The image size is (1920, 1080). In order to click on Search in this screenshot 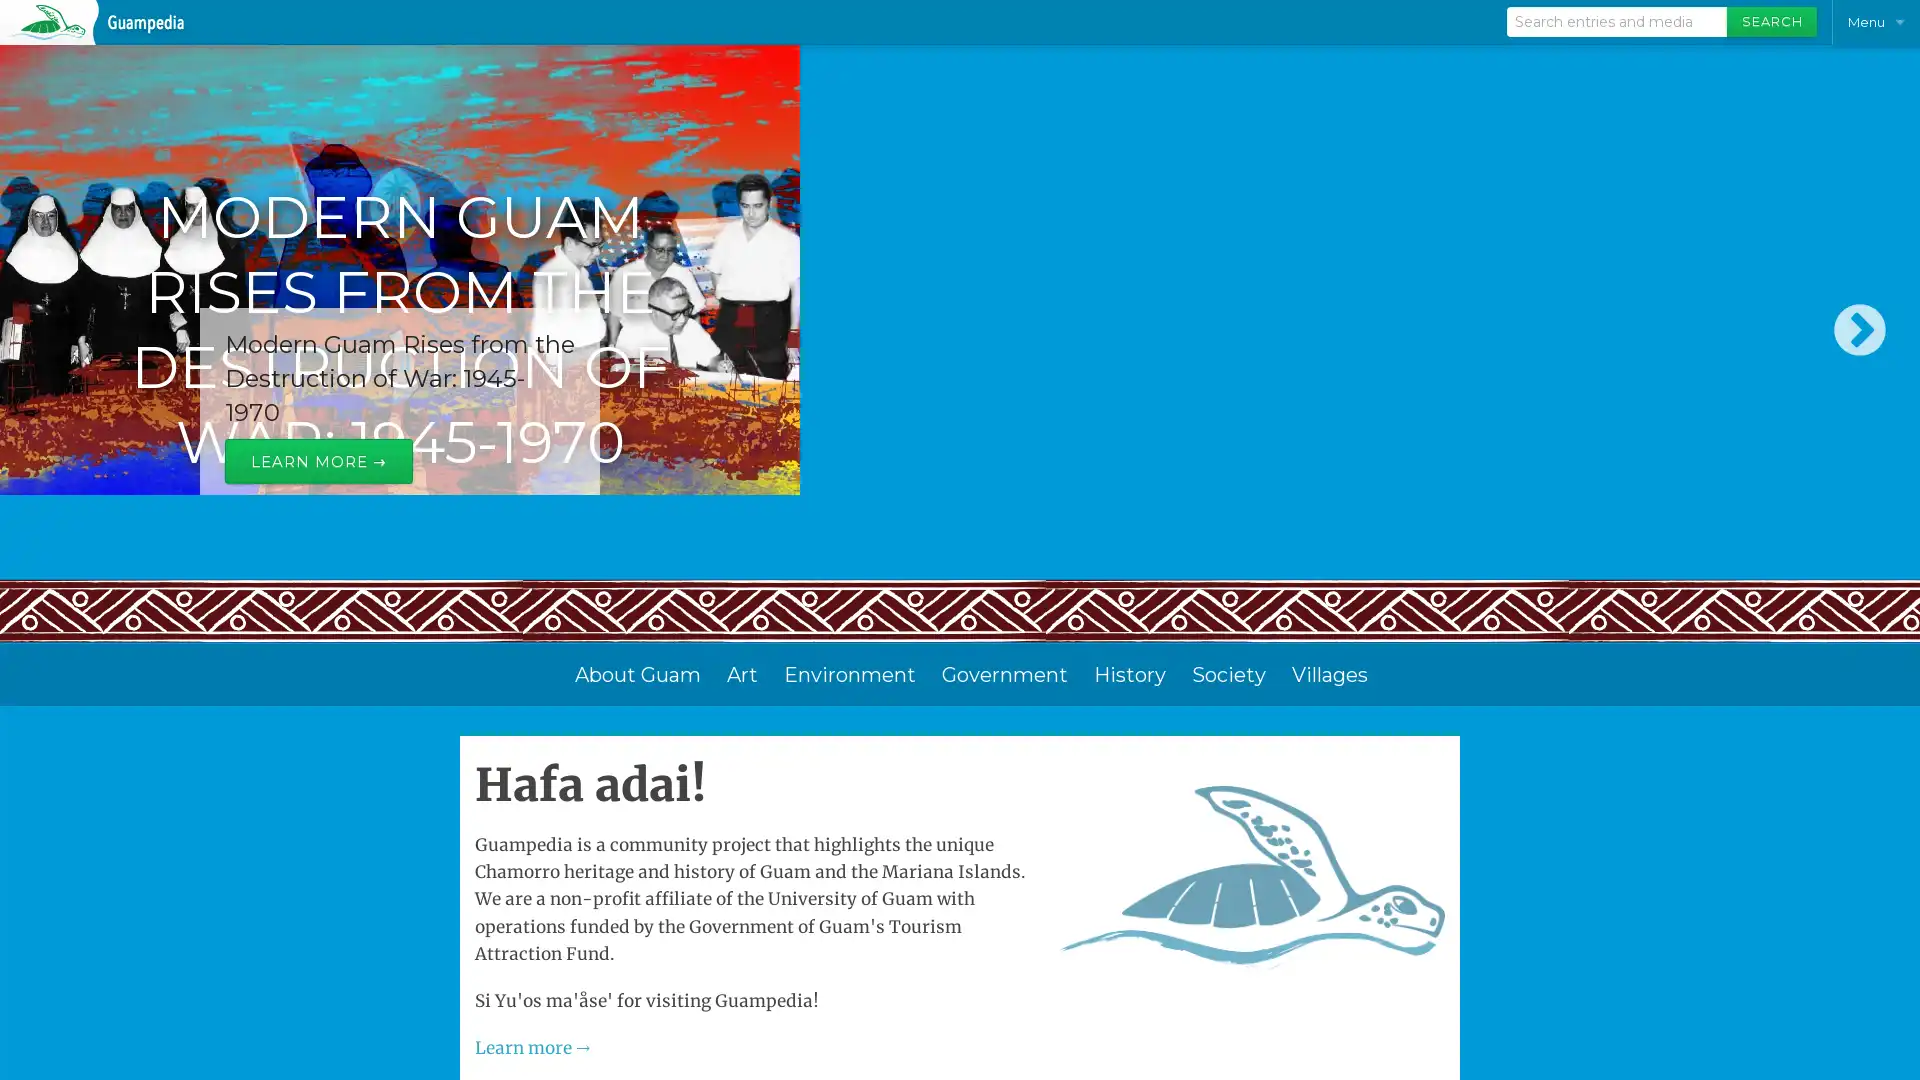, I will do `click(1771, 22)`.